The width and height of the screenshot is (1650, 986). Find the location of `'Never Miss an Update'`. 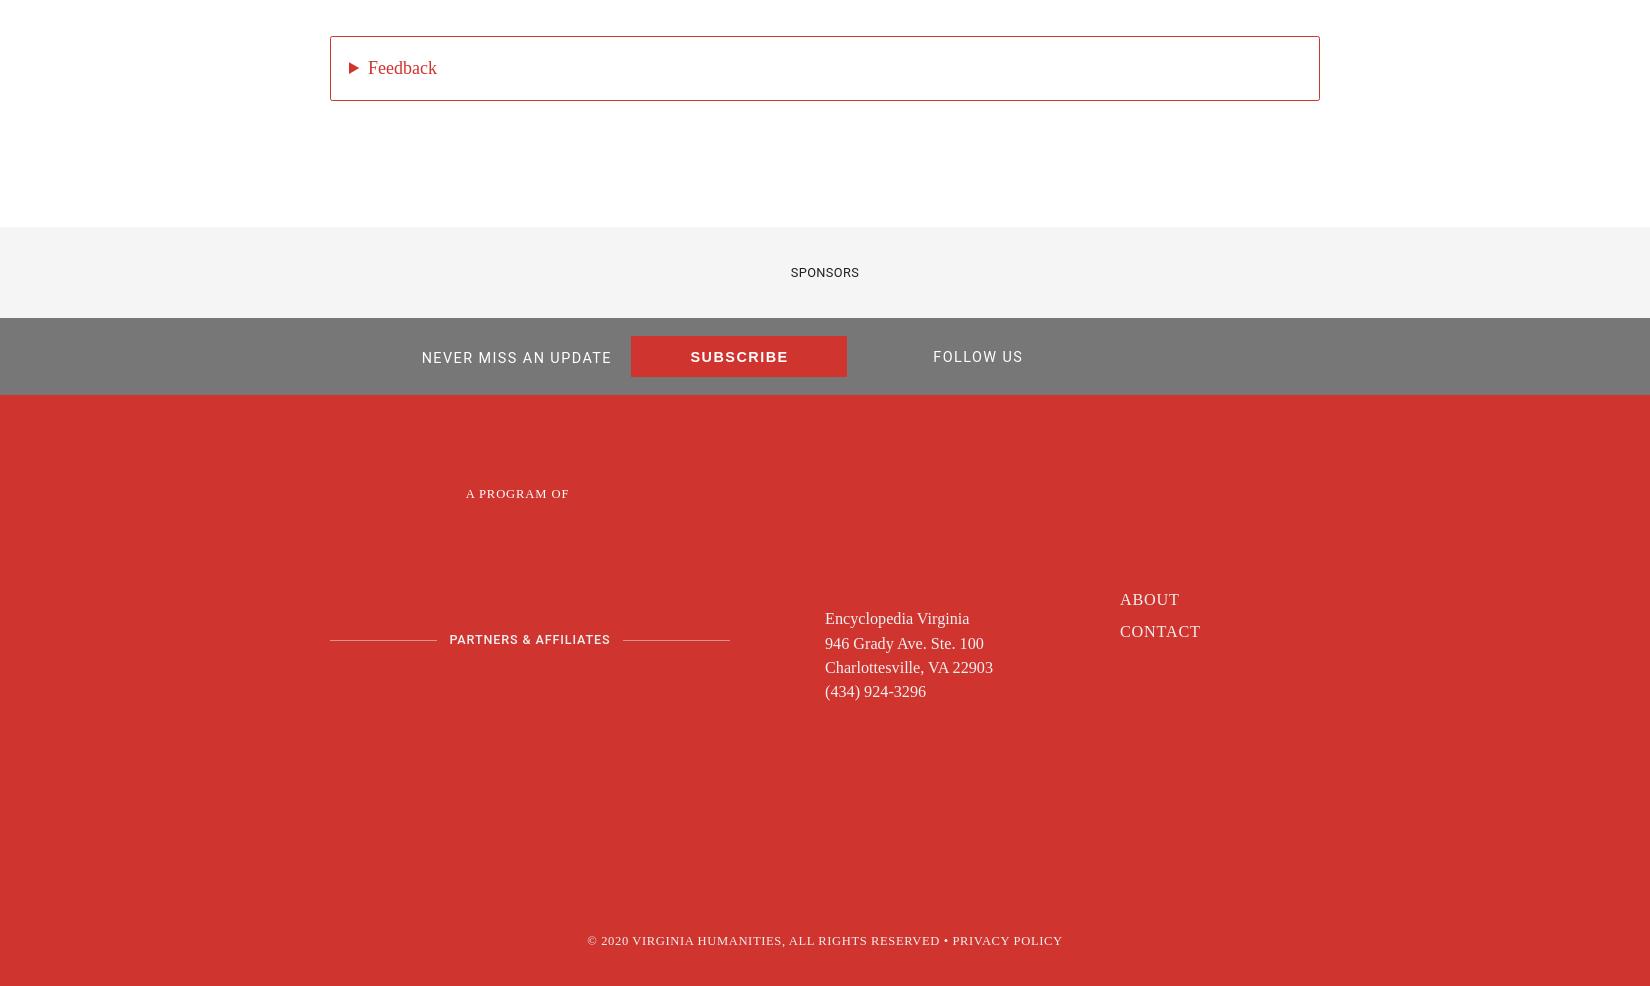

'Never Miss an Update' is located at coordinates (514, 357).